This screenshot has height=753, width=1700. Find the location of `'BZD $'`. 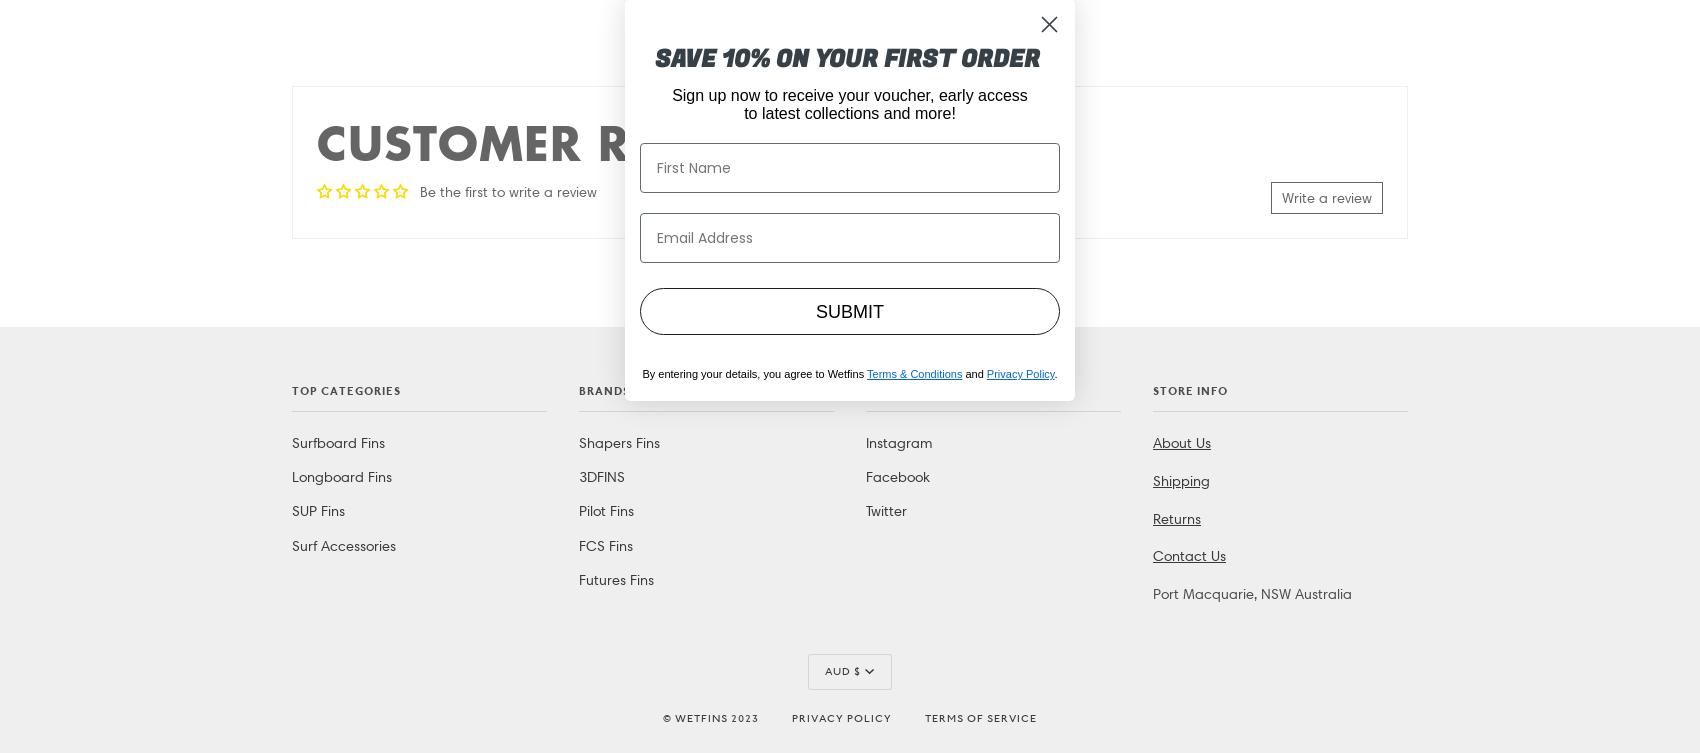

'BZD $' is located at coordinates (840, 36).